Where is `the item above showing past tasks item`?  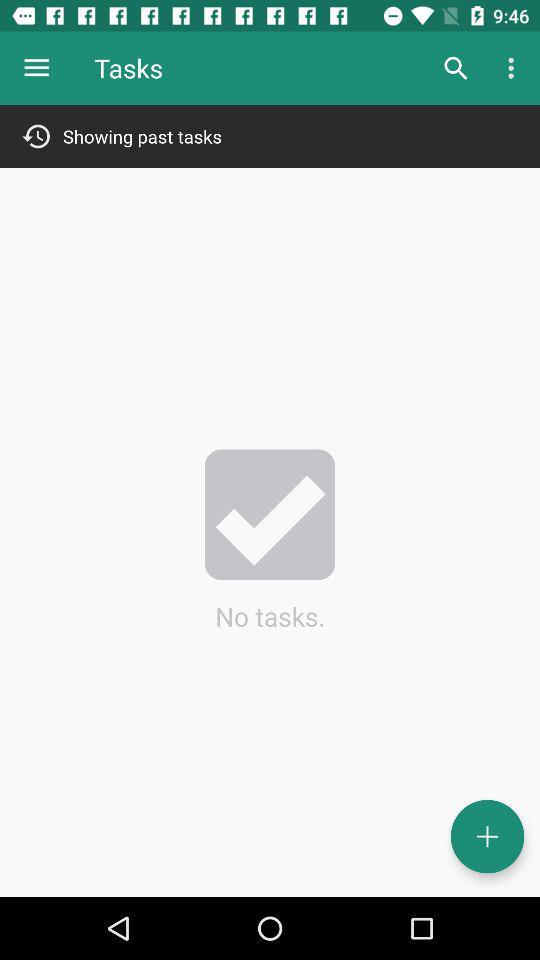
the item above showing past tasks item is located at coordinates (513, 68).